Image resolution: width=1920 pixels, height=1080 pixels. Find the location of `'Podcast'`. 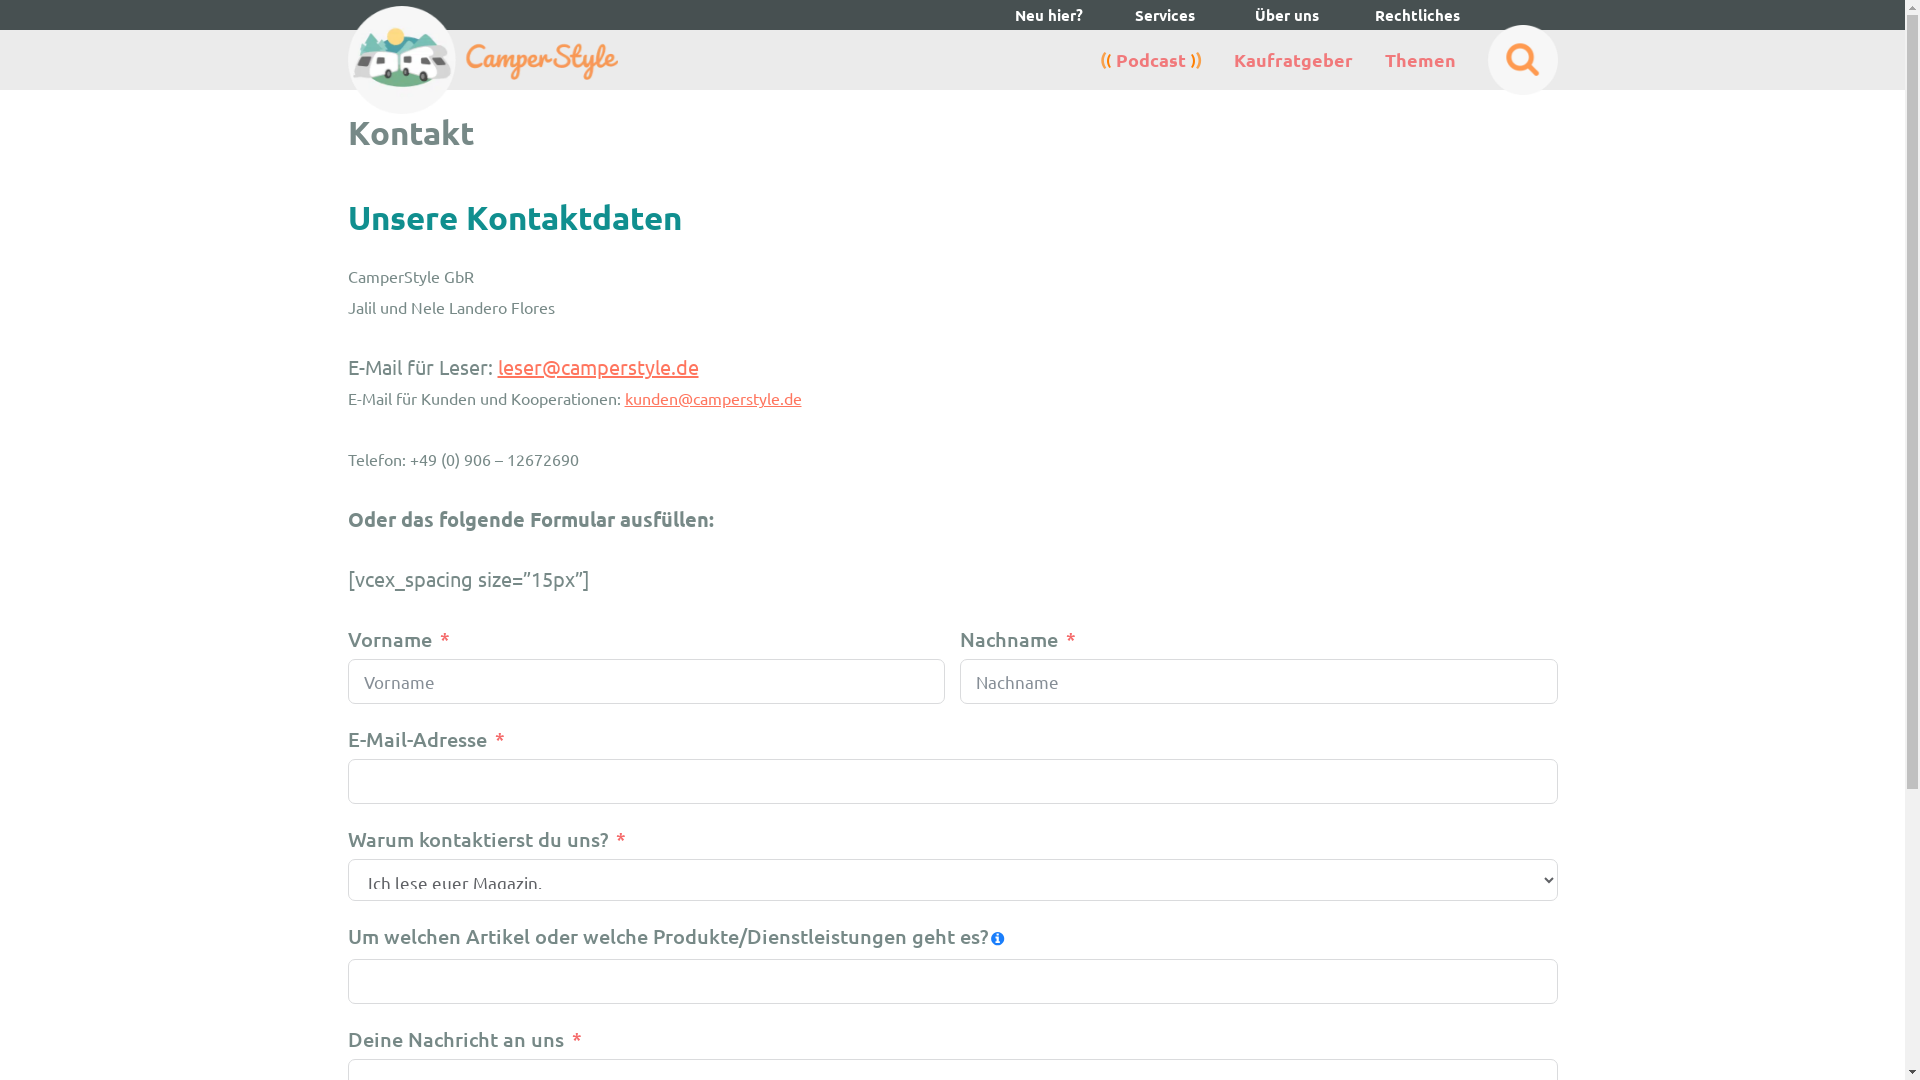

'Podcast' is located at coordinates (1151, 58).